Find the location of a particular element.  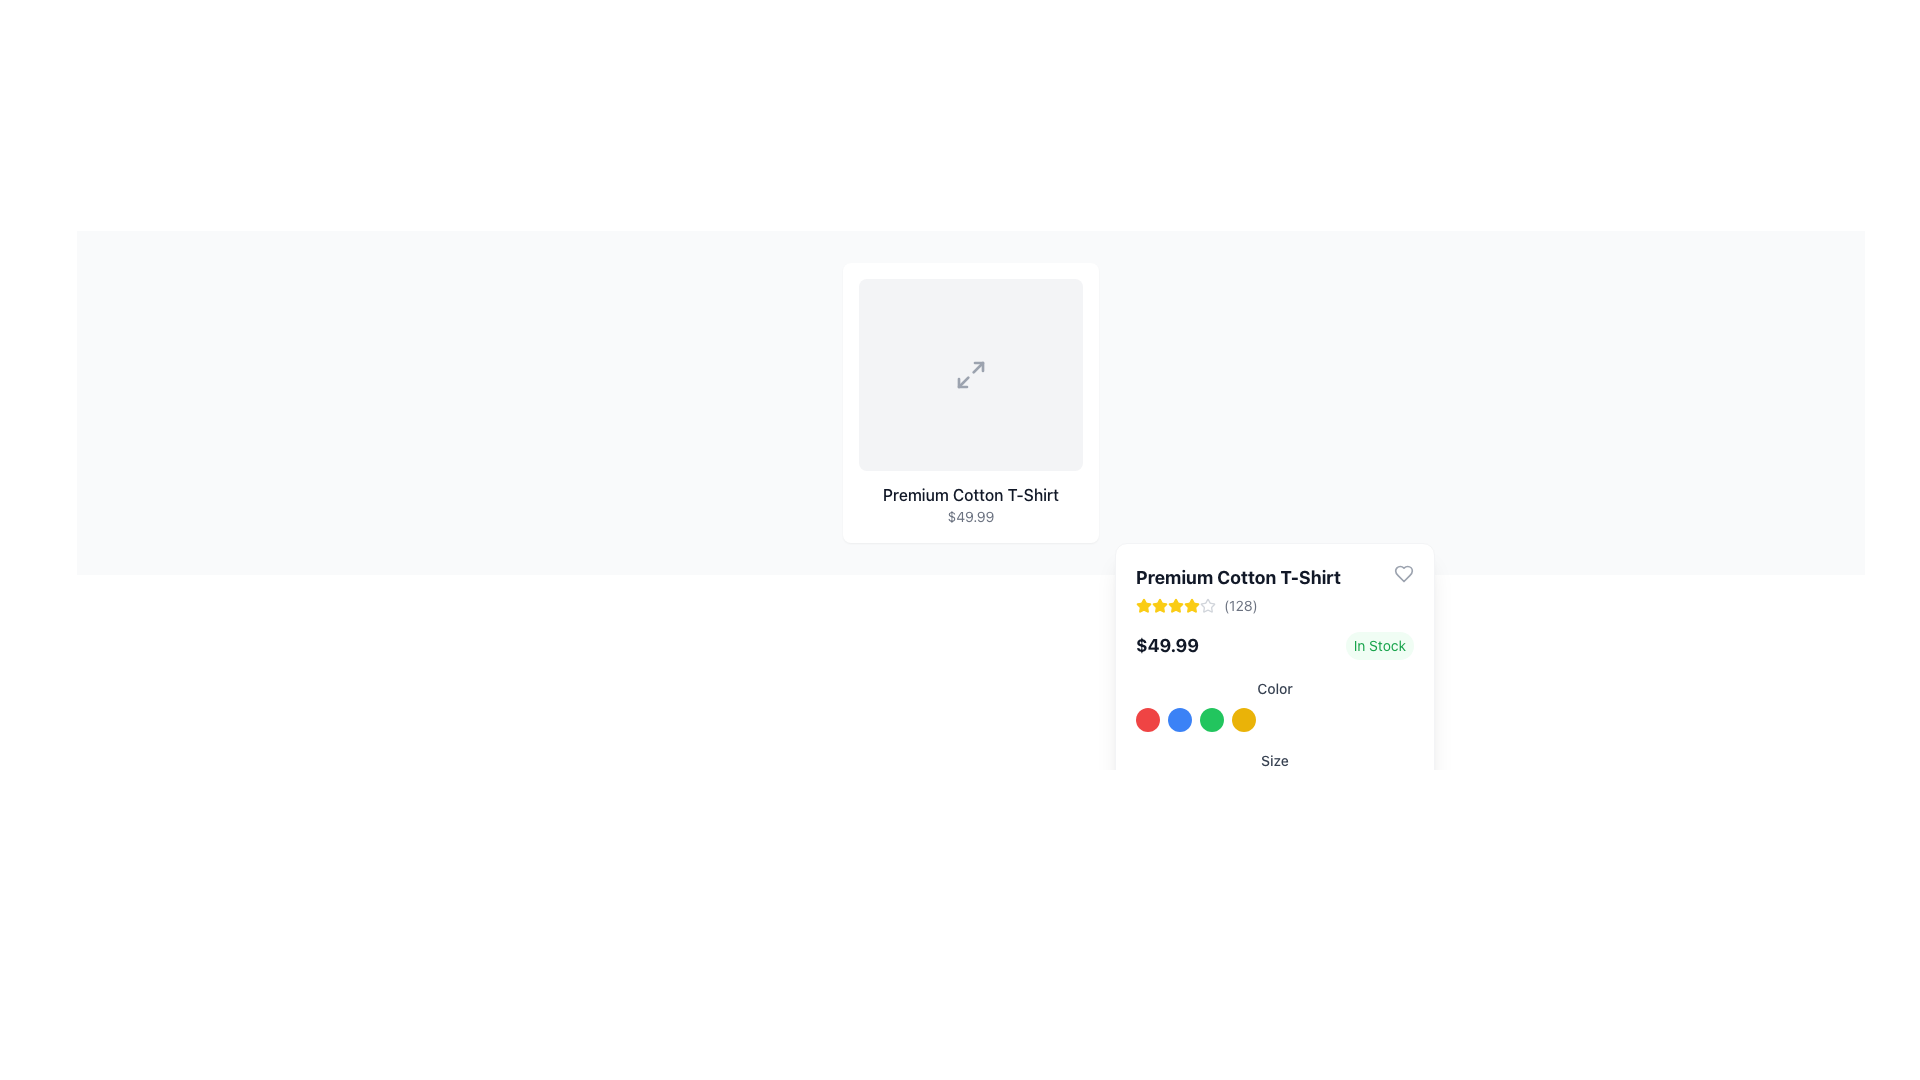

the interactive selector for the green color option, which is the third circular icon in a horizontal group located beneath the 'Color' label is located at coordinates (1210, 720).